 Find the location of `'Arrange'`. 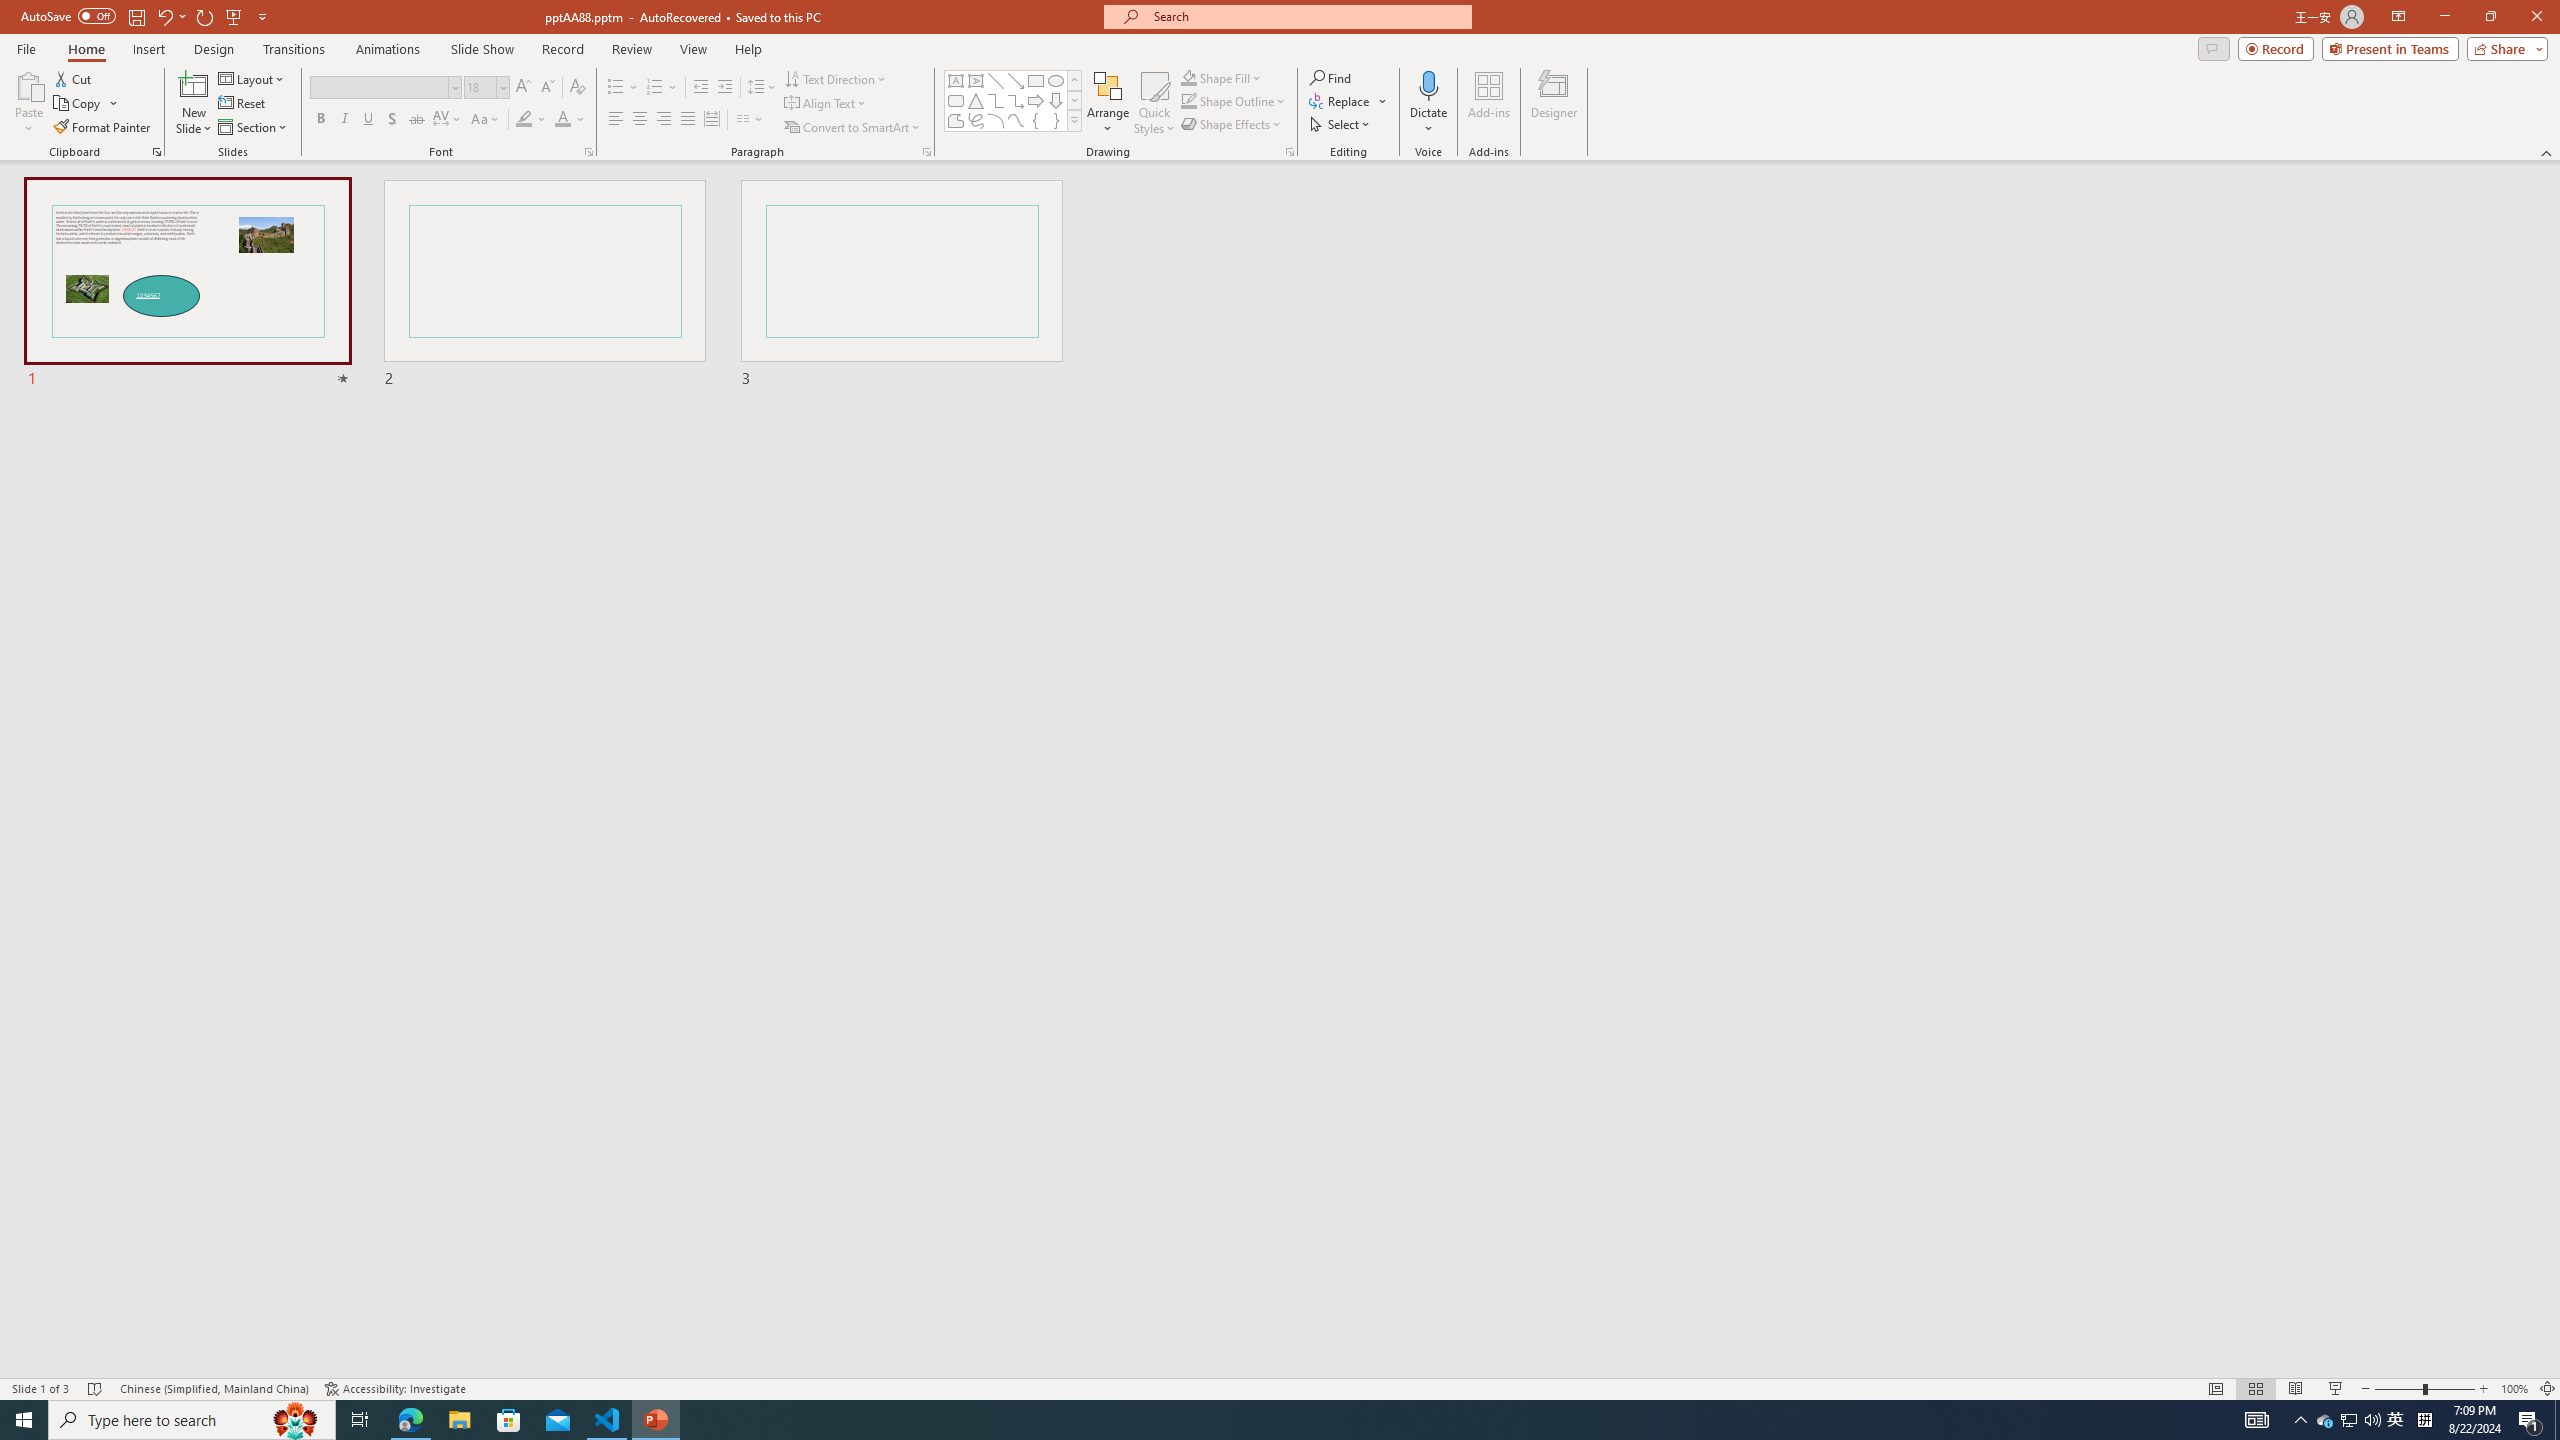

'Arrange' is located at coordinates (1108, 103).